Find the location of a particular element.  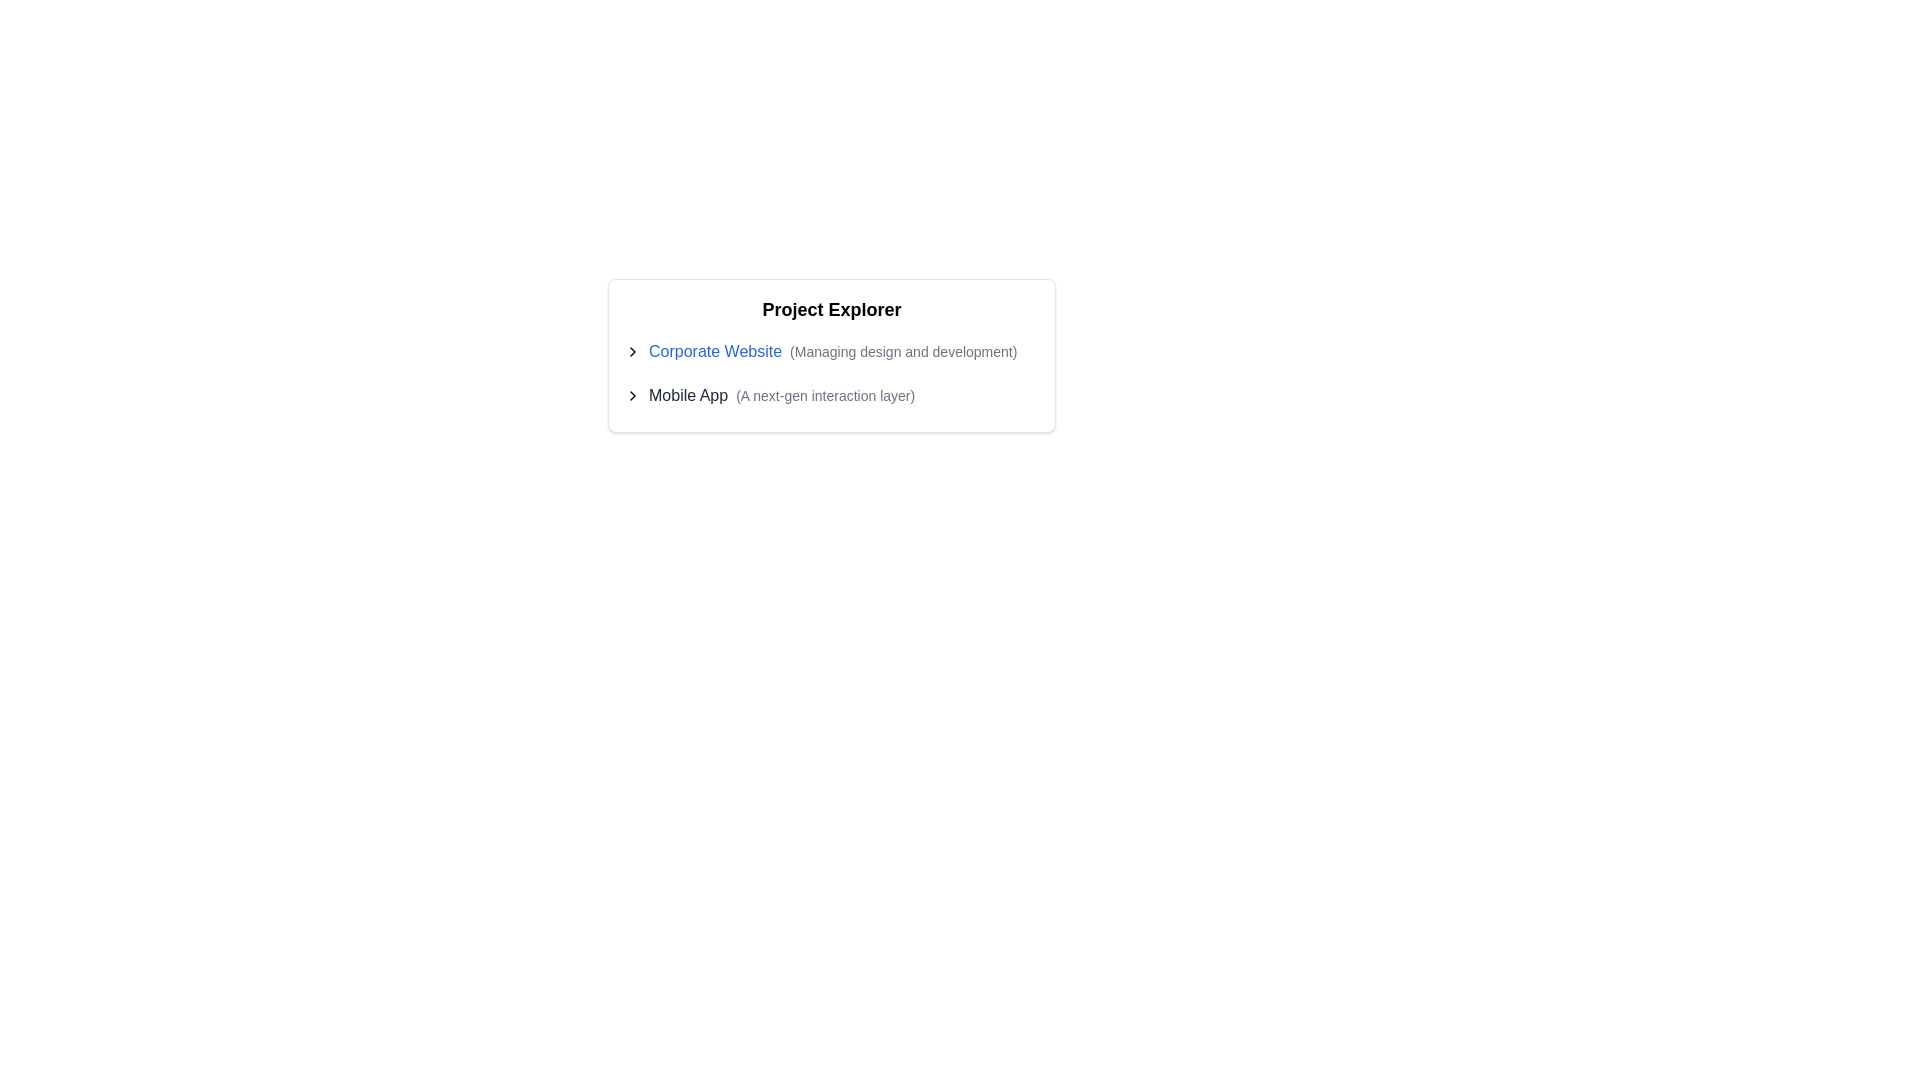

the project associated with the 'Mobile App' text label is located at coordinates (688, 396).